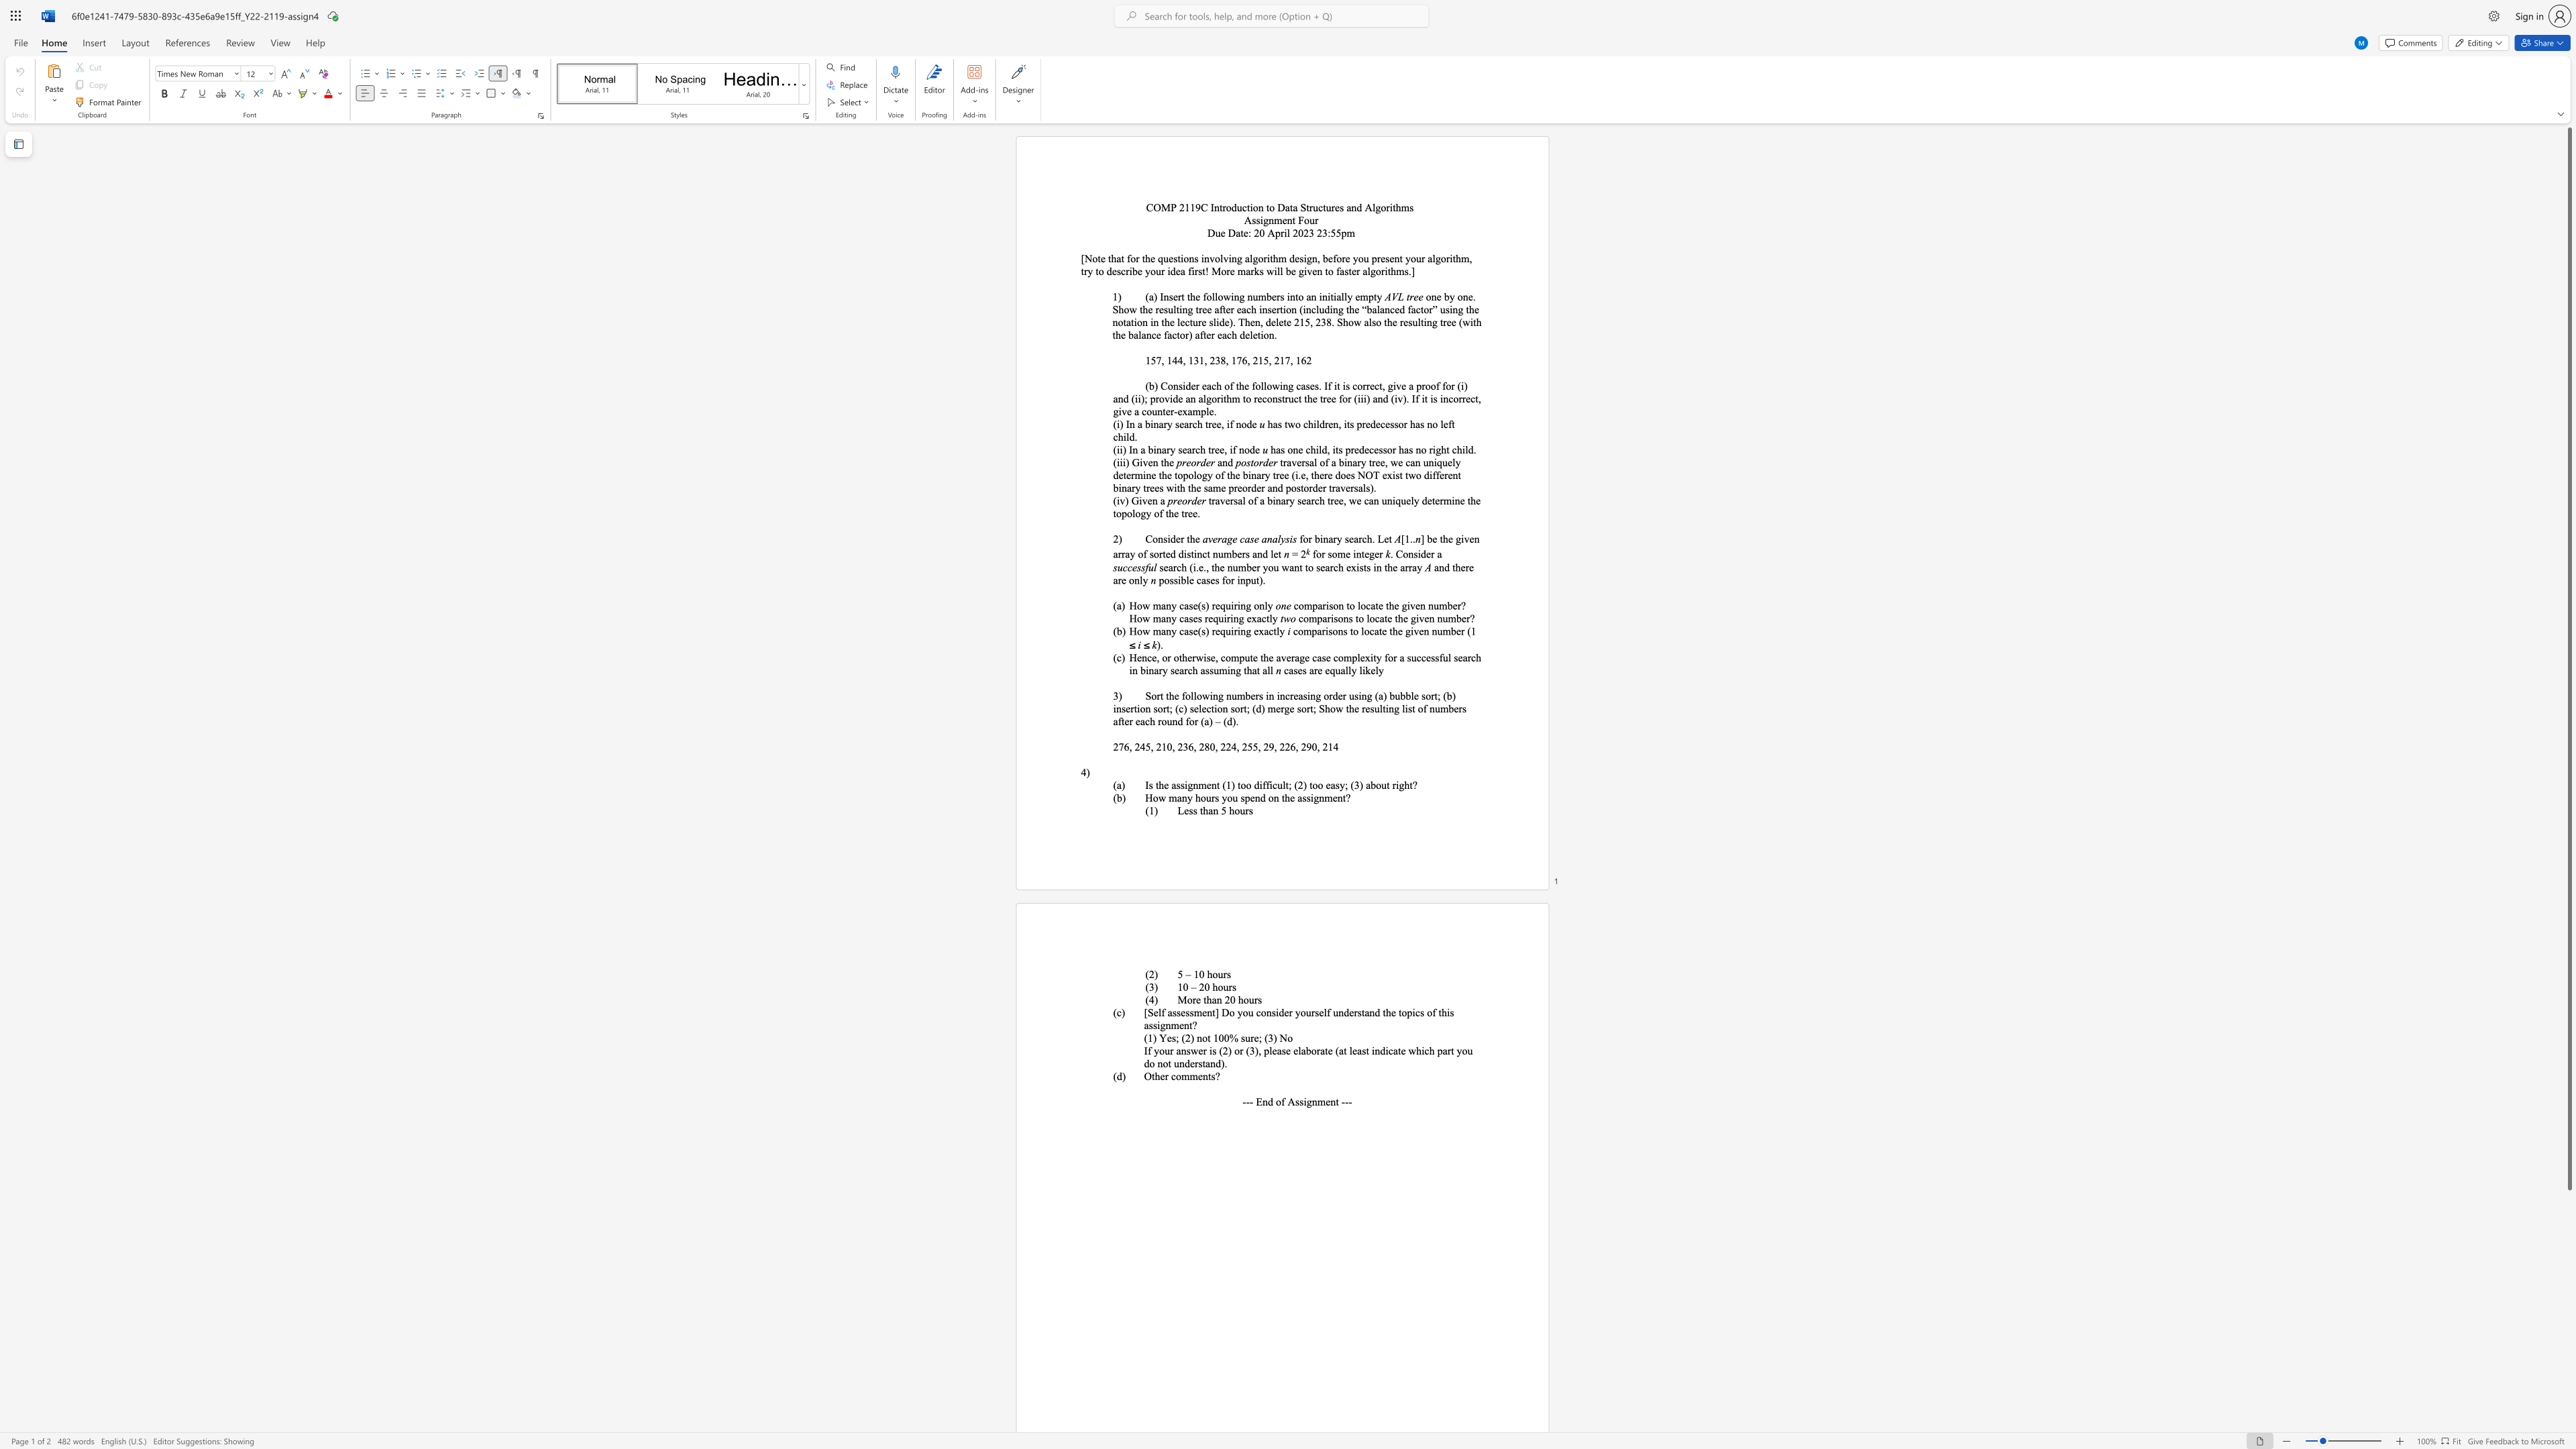 This screenshot has height=1449, width=2576. I want to click on the 2th character "s" in the text, so click(1138, 567).